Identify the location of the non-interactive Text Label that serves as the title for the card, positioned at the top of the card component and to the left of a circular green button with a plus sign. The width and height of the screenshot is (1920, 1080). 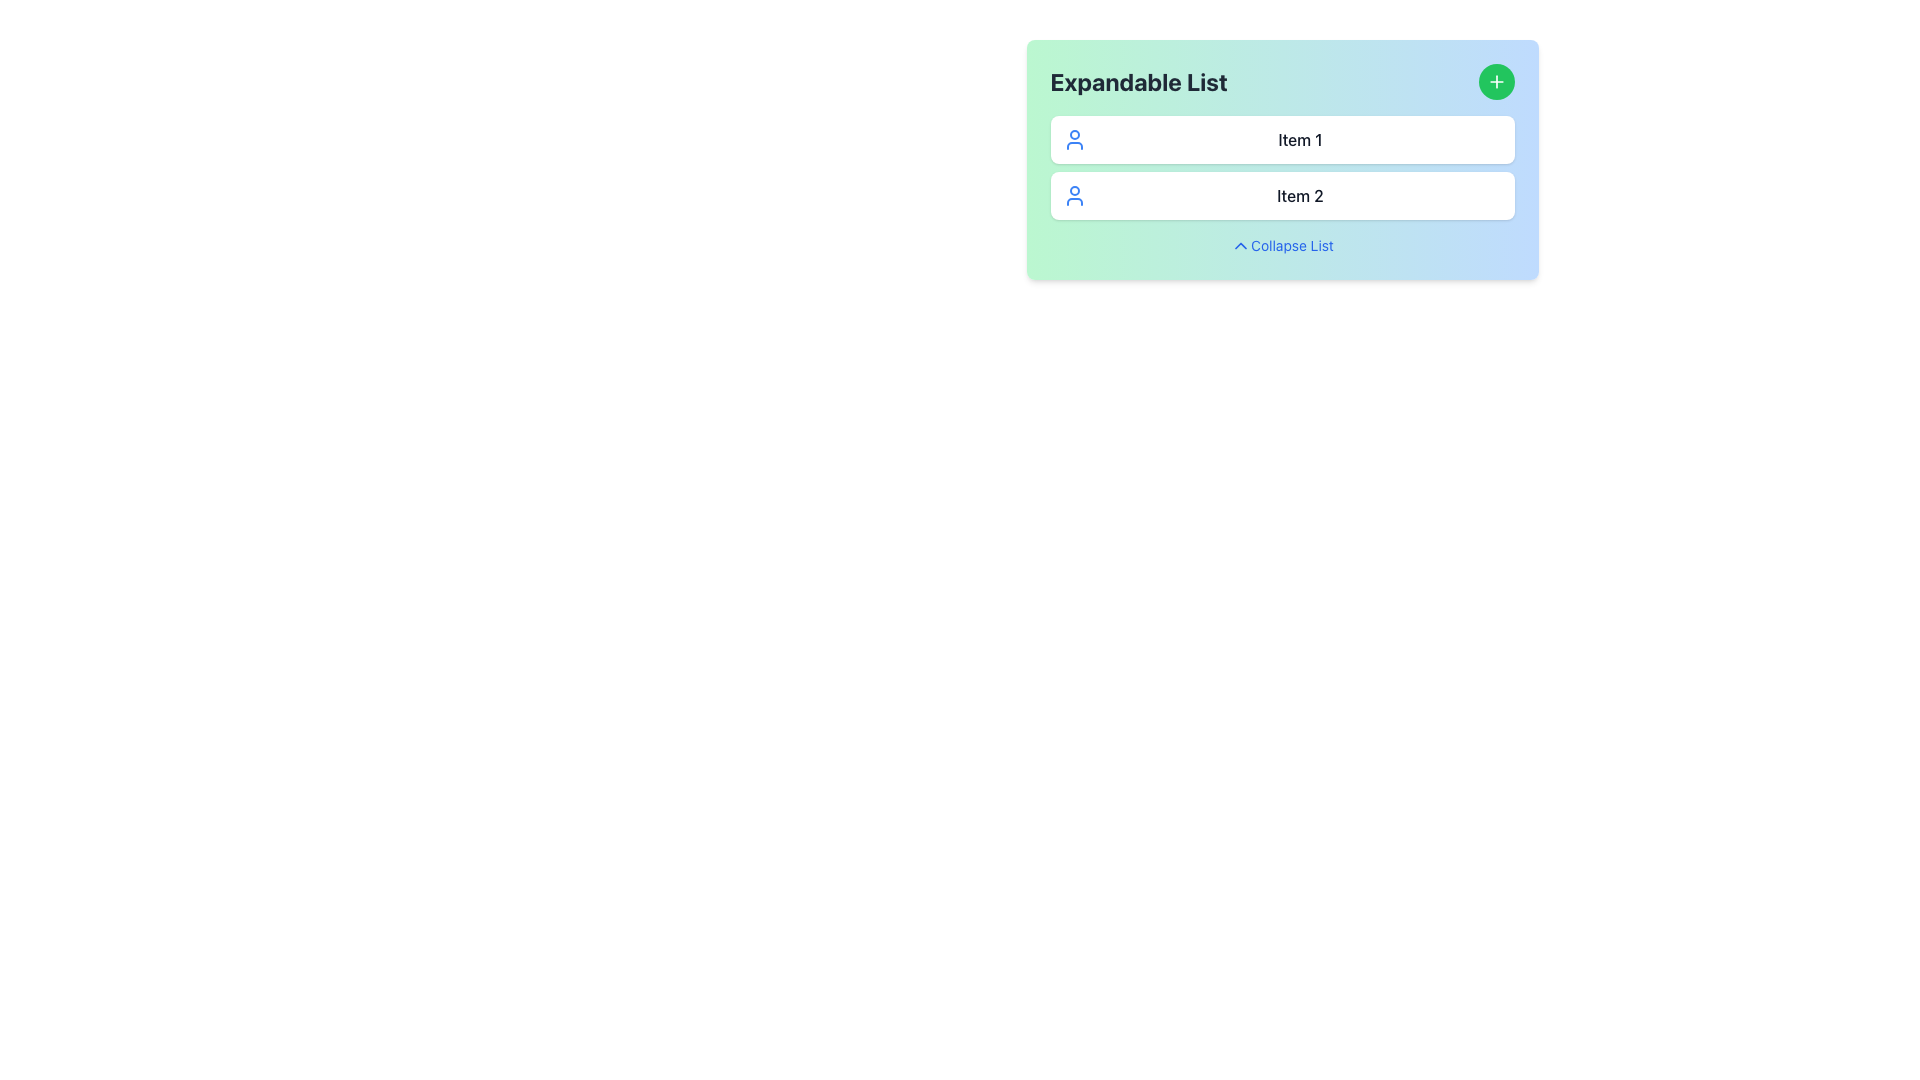
(1139, 80).